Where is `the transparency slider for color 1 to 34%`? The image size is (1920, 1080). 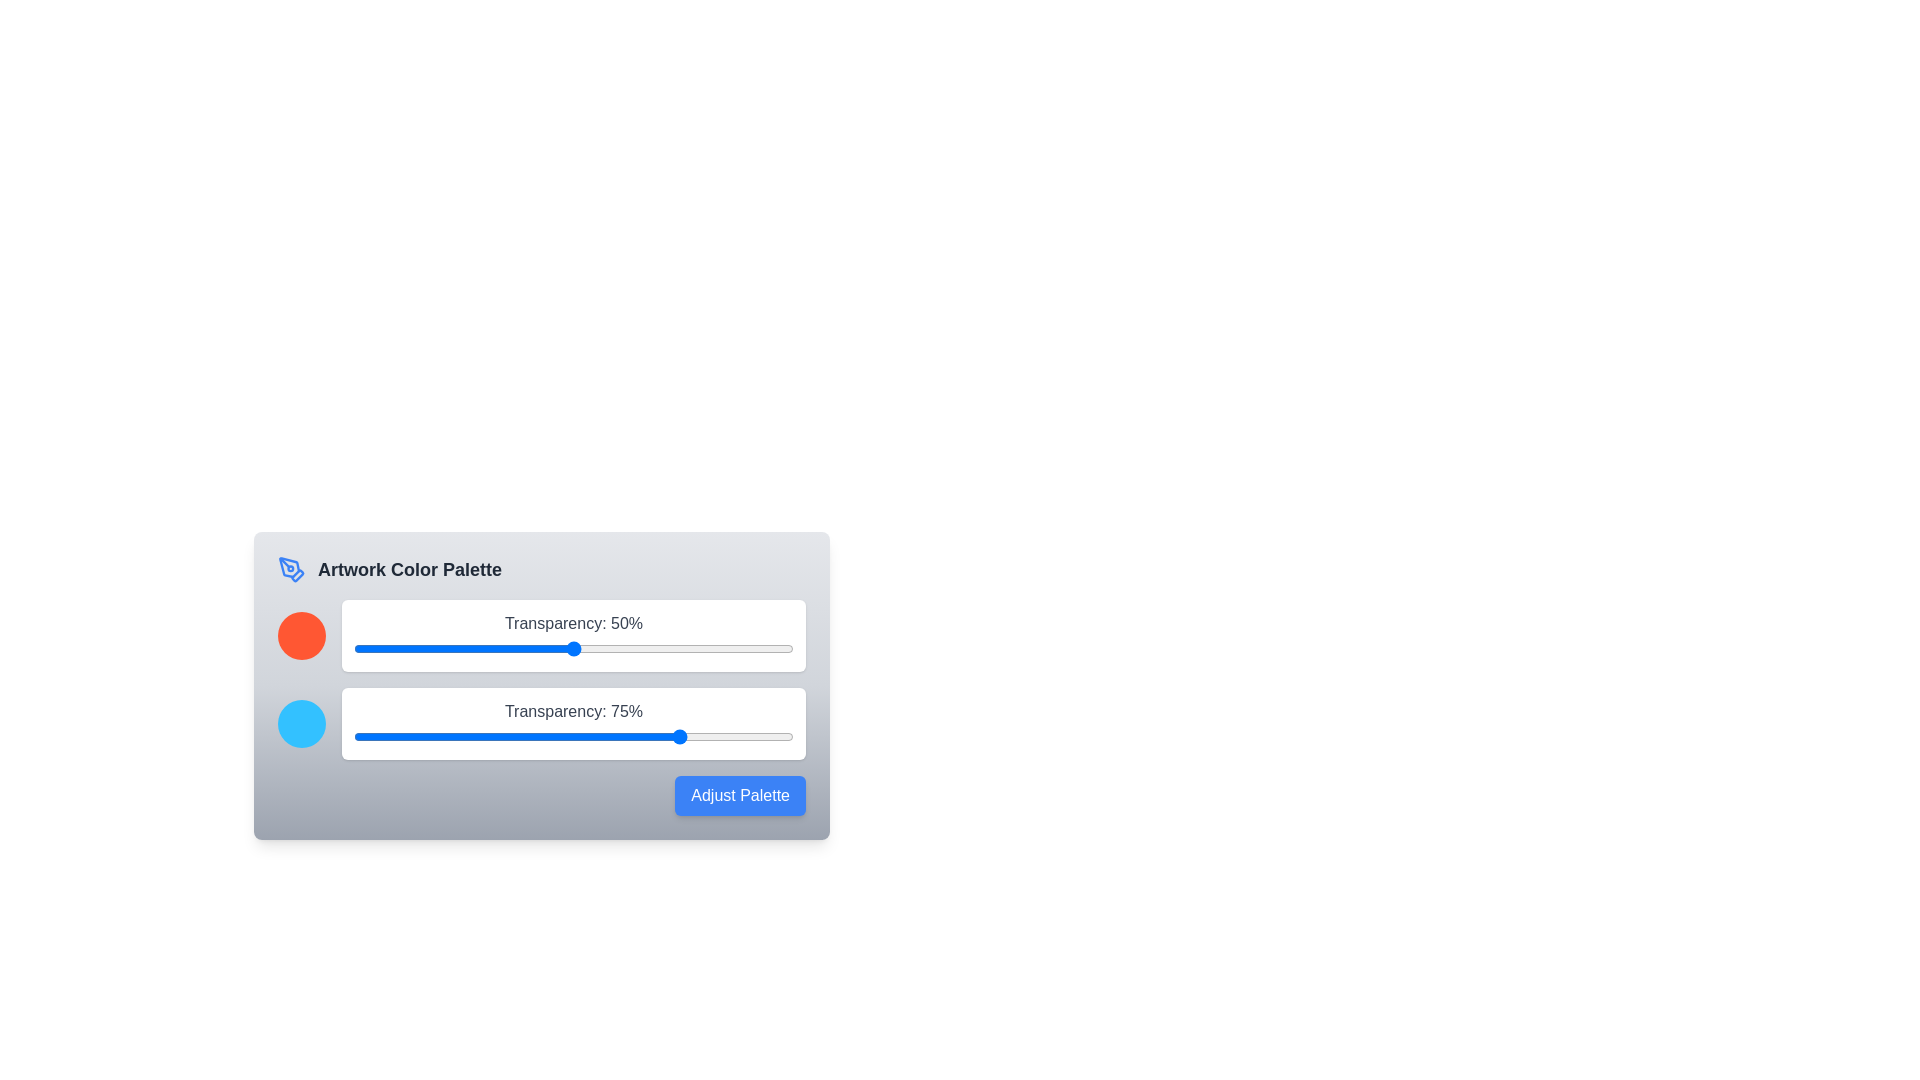
the transparency slider for color 1 to 34% is located at coordinates (503, 648).